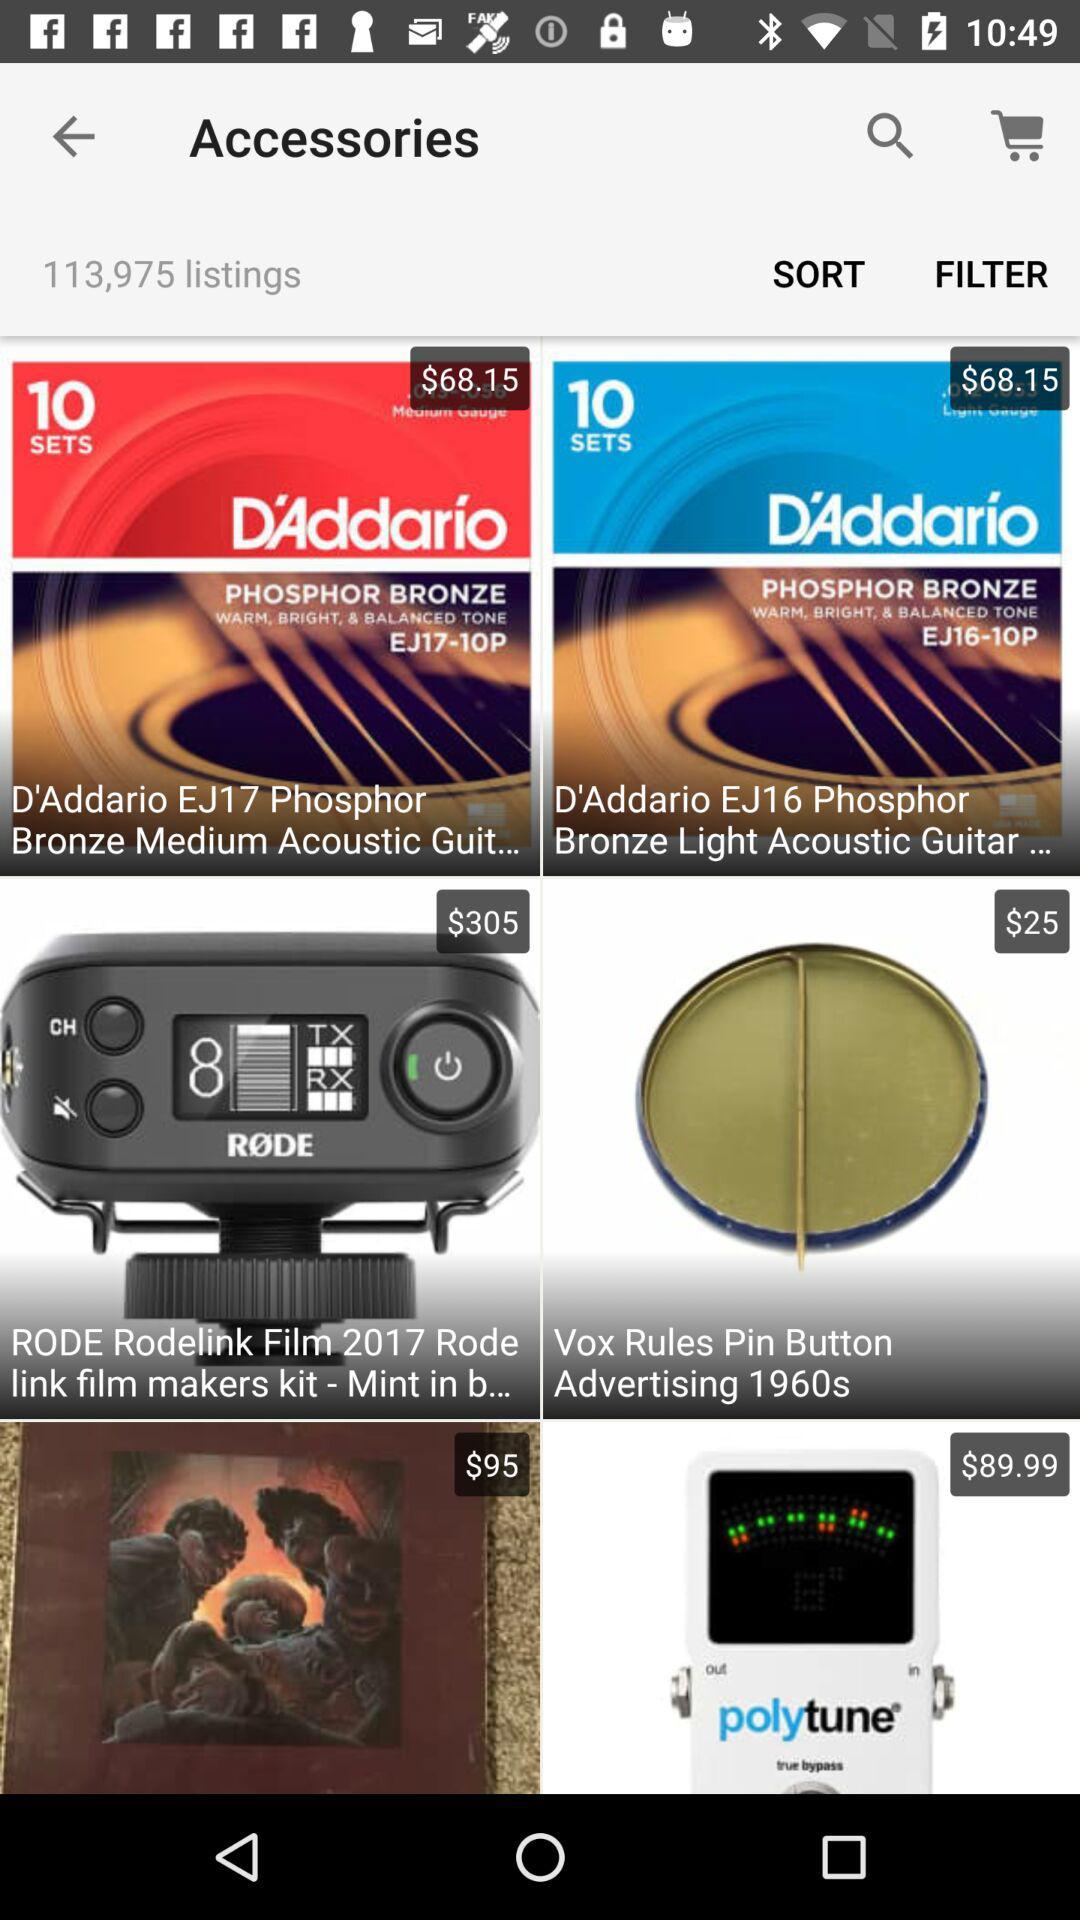  What do you see at coordinates (818, 272) in the screenshot?
I see `the item next to the 113,975 listings` at bounding box center [818, 272].